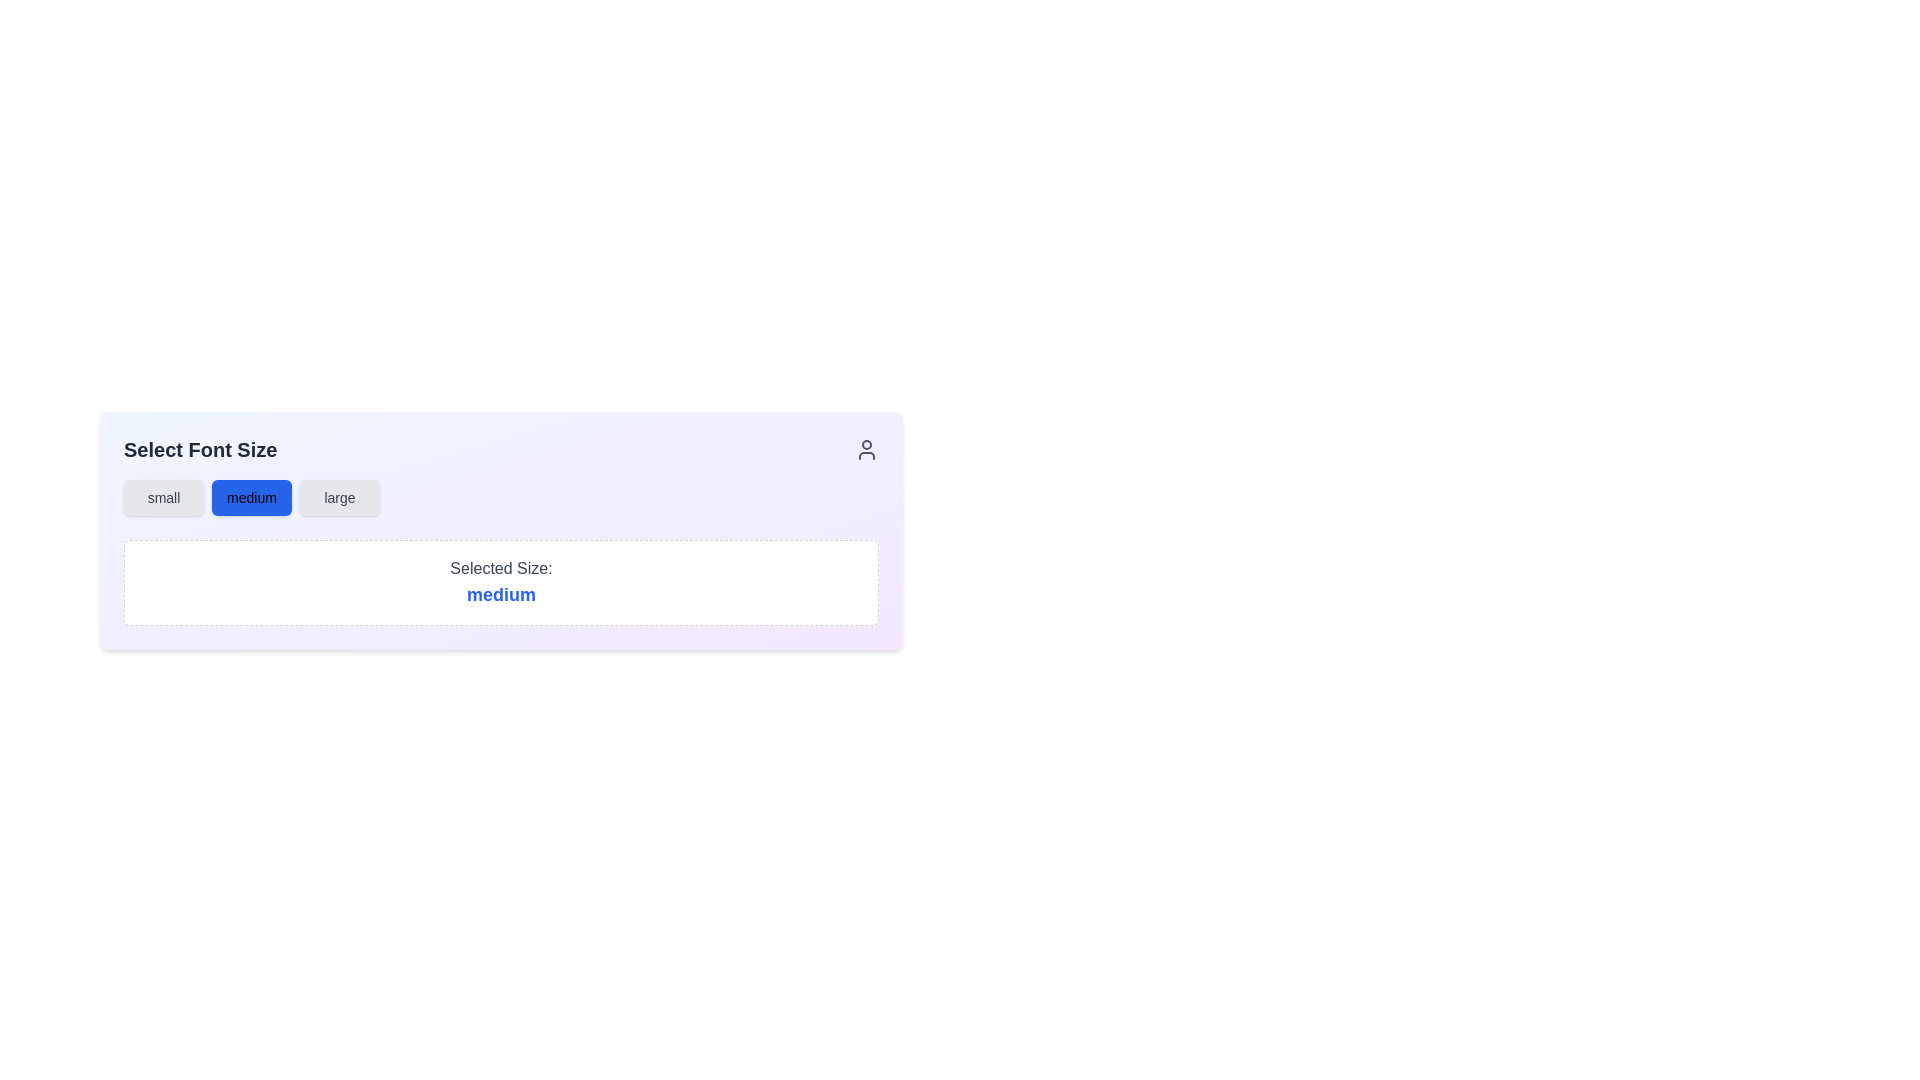 The width and height of the screenshot is (1920, 1080). What do you see at coordinates (200, 450) in the screenshot?
I see `the 'Select Font Size' text label, which is a large, bold, dark gray header positioned at the top of its section` at bounding box center [200, 450].